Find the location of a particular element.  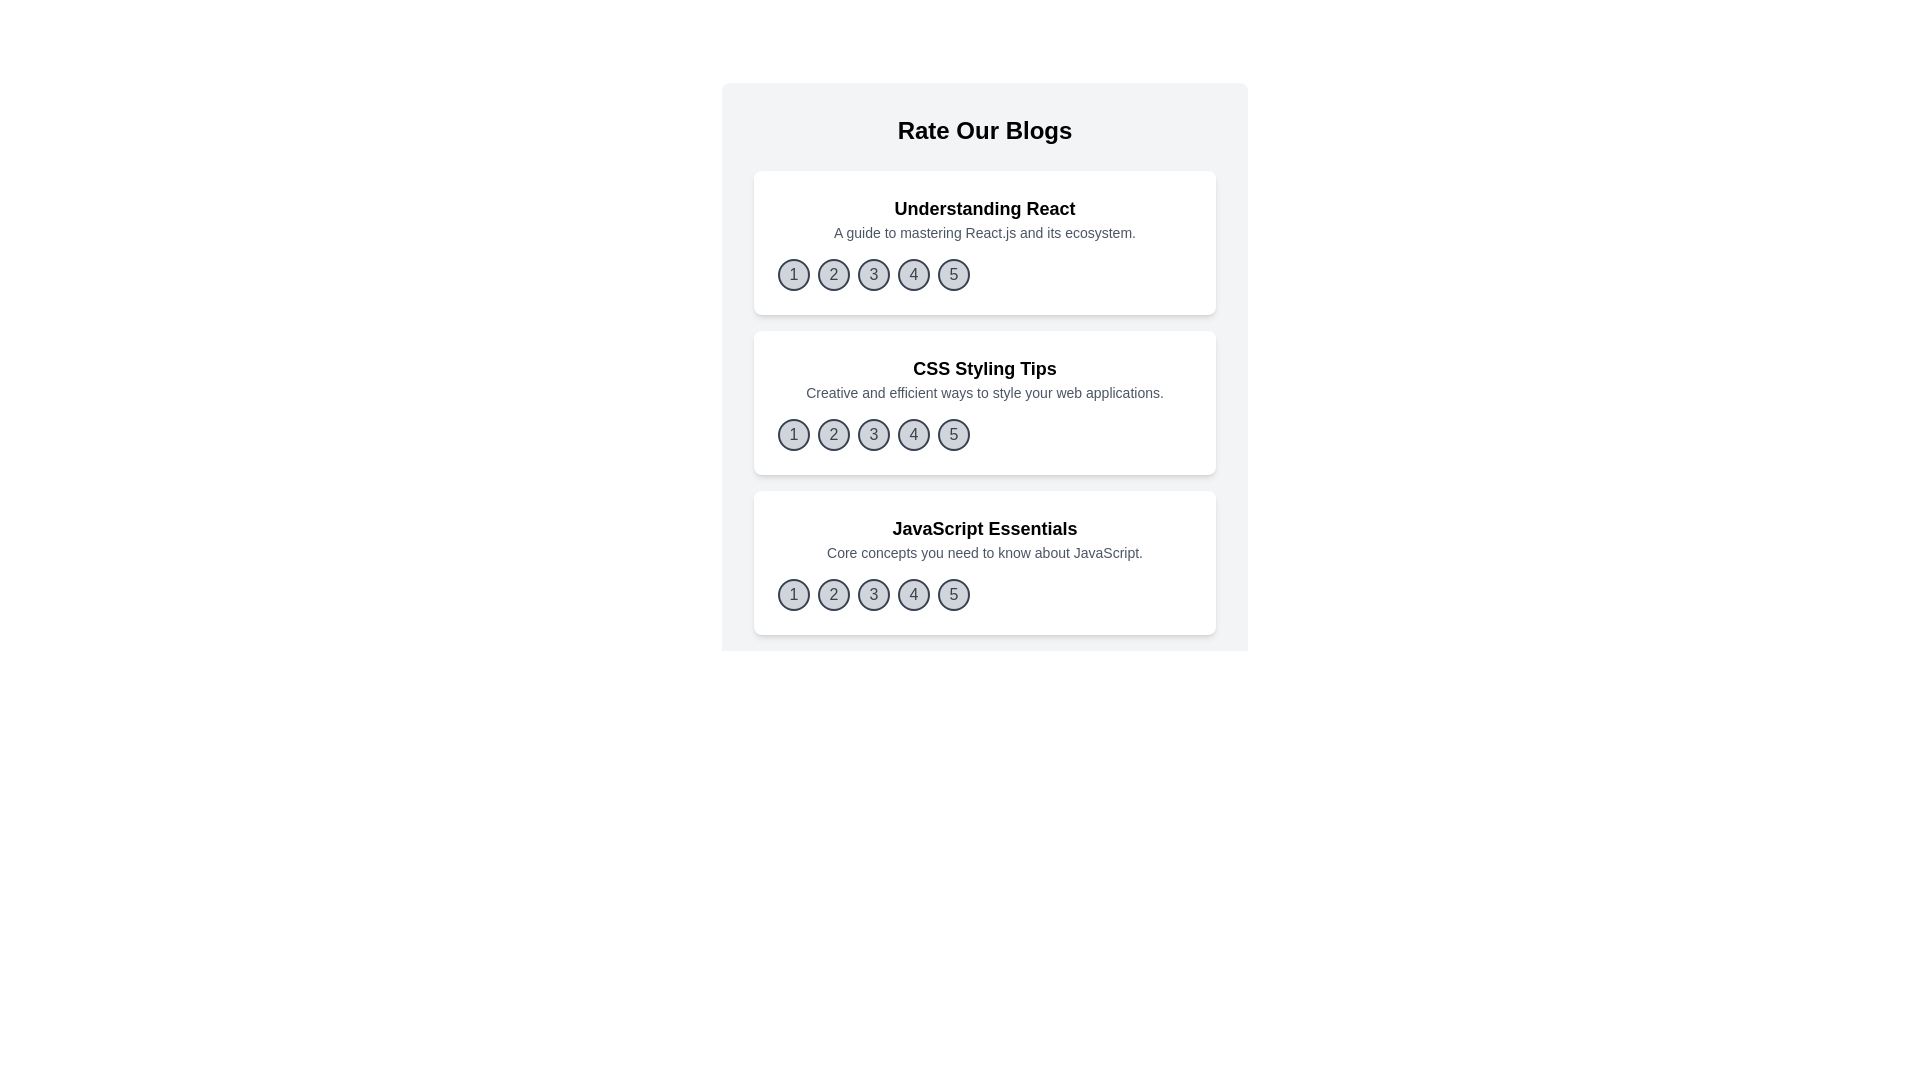

the rating button corresponding to 4 for the blog titled 'Understanding React' is located at coordinates (912, 274).